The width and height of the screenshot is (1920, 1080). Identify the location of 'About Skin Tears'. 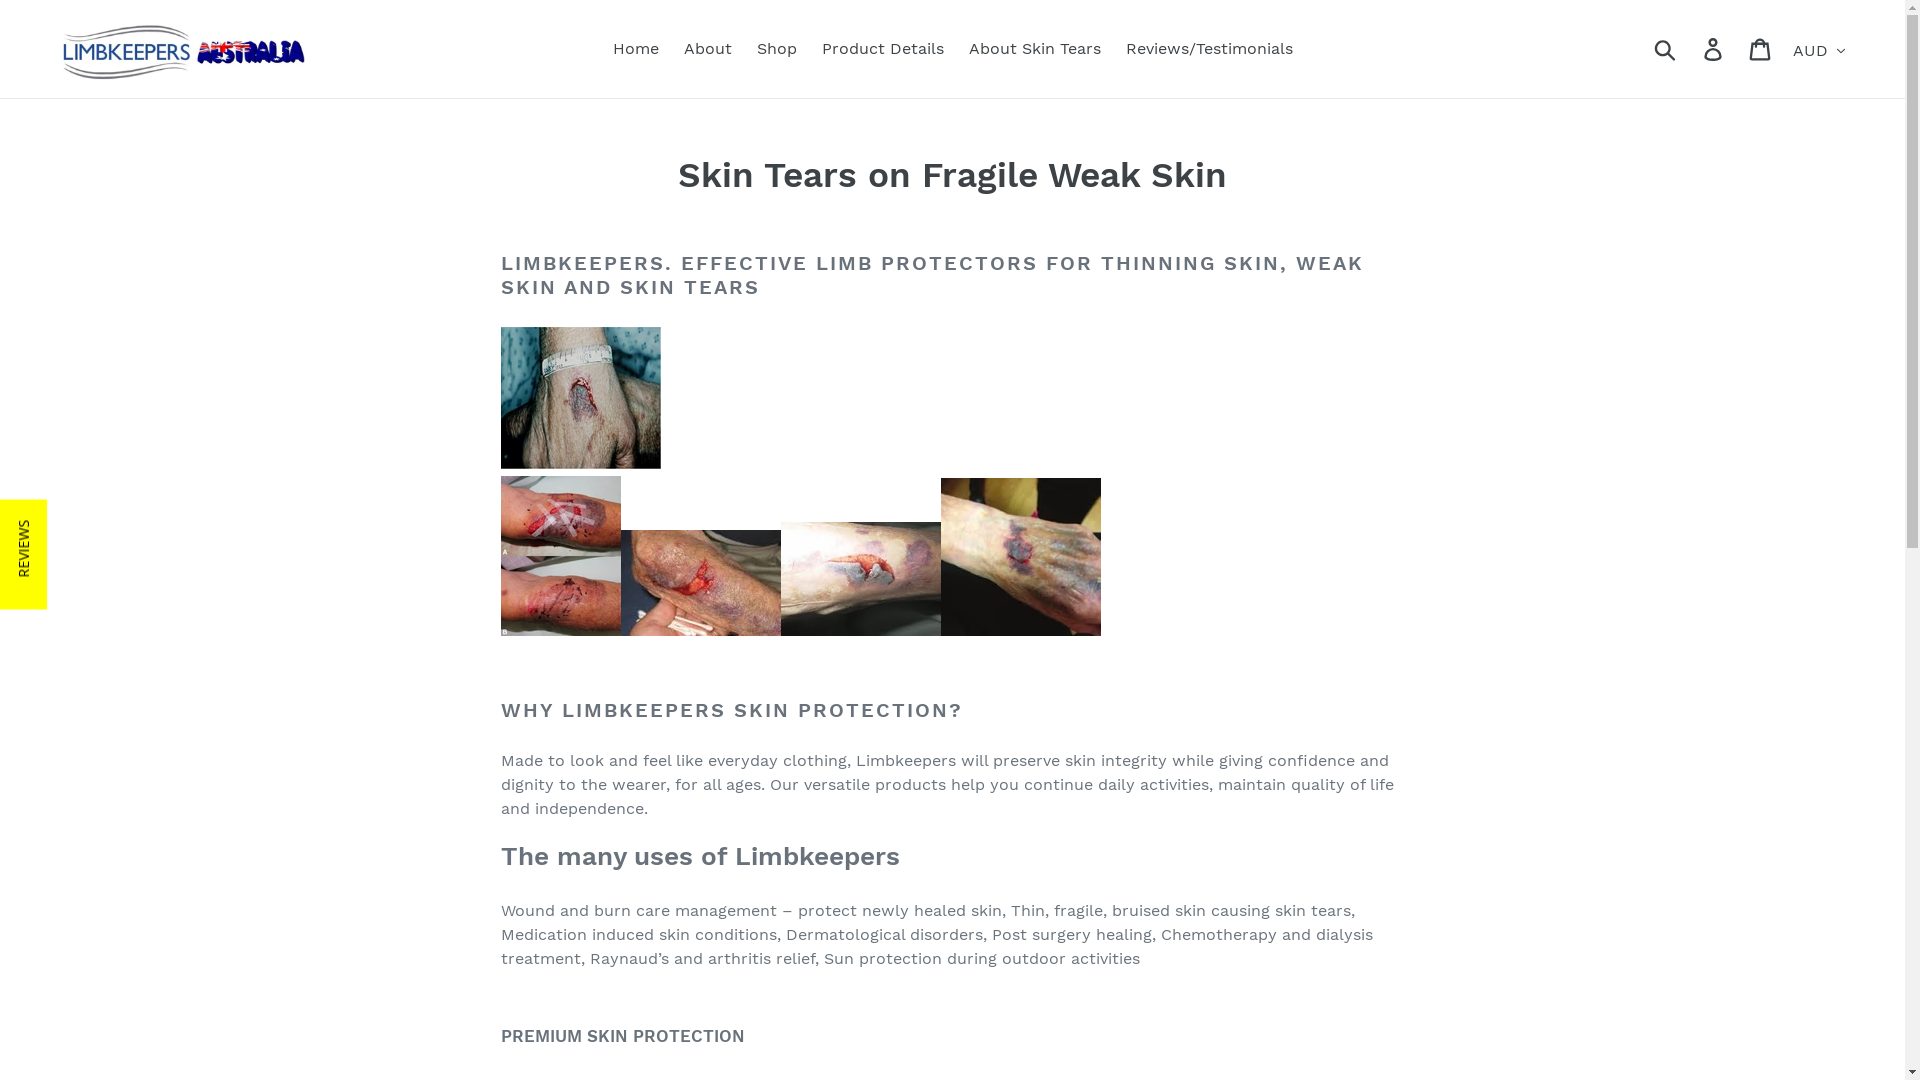
(1033, 48).